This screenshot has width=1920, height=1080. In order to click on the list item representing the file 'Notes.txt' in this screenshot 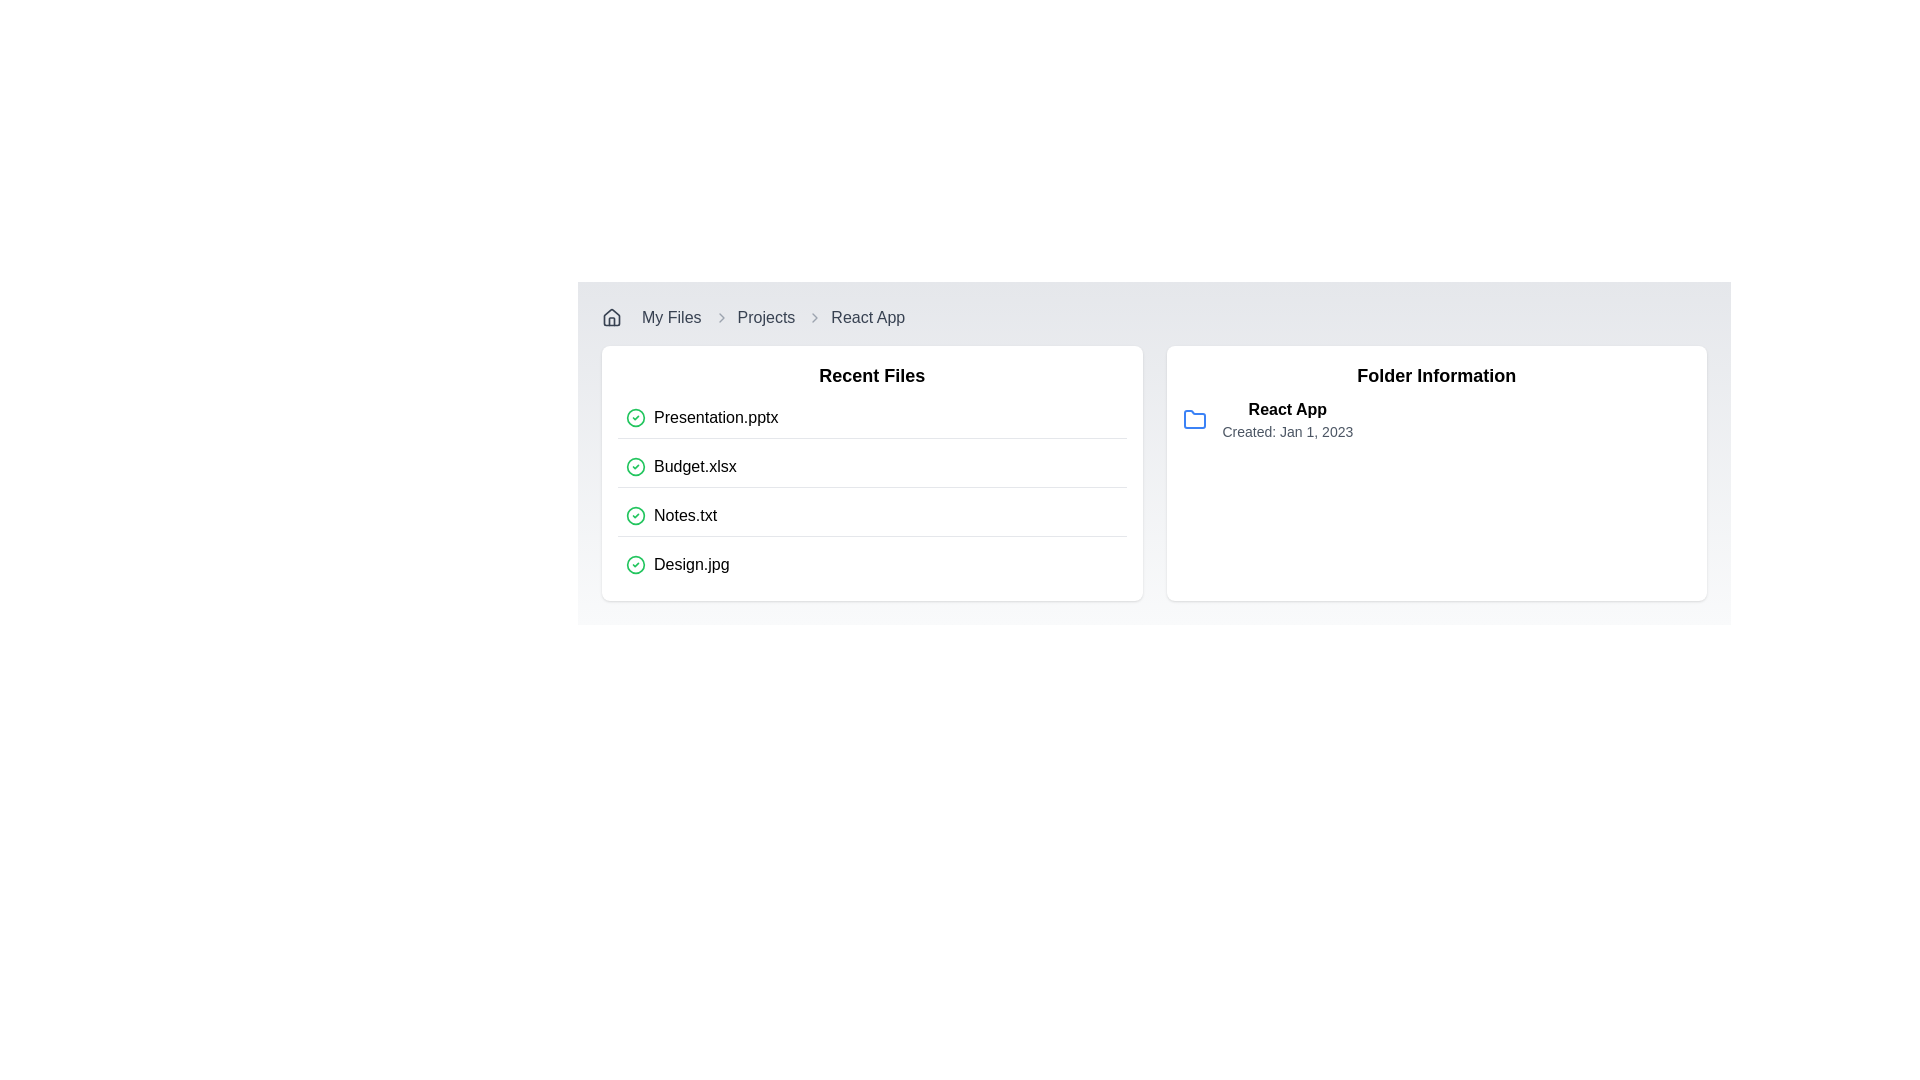, I will do `click(872, 515)`.